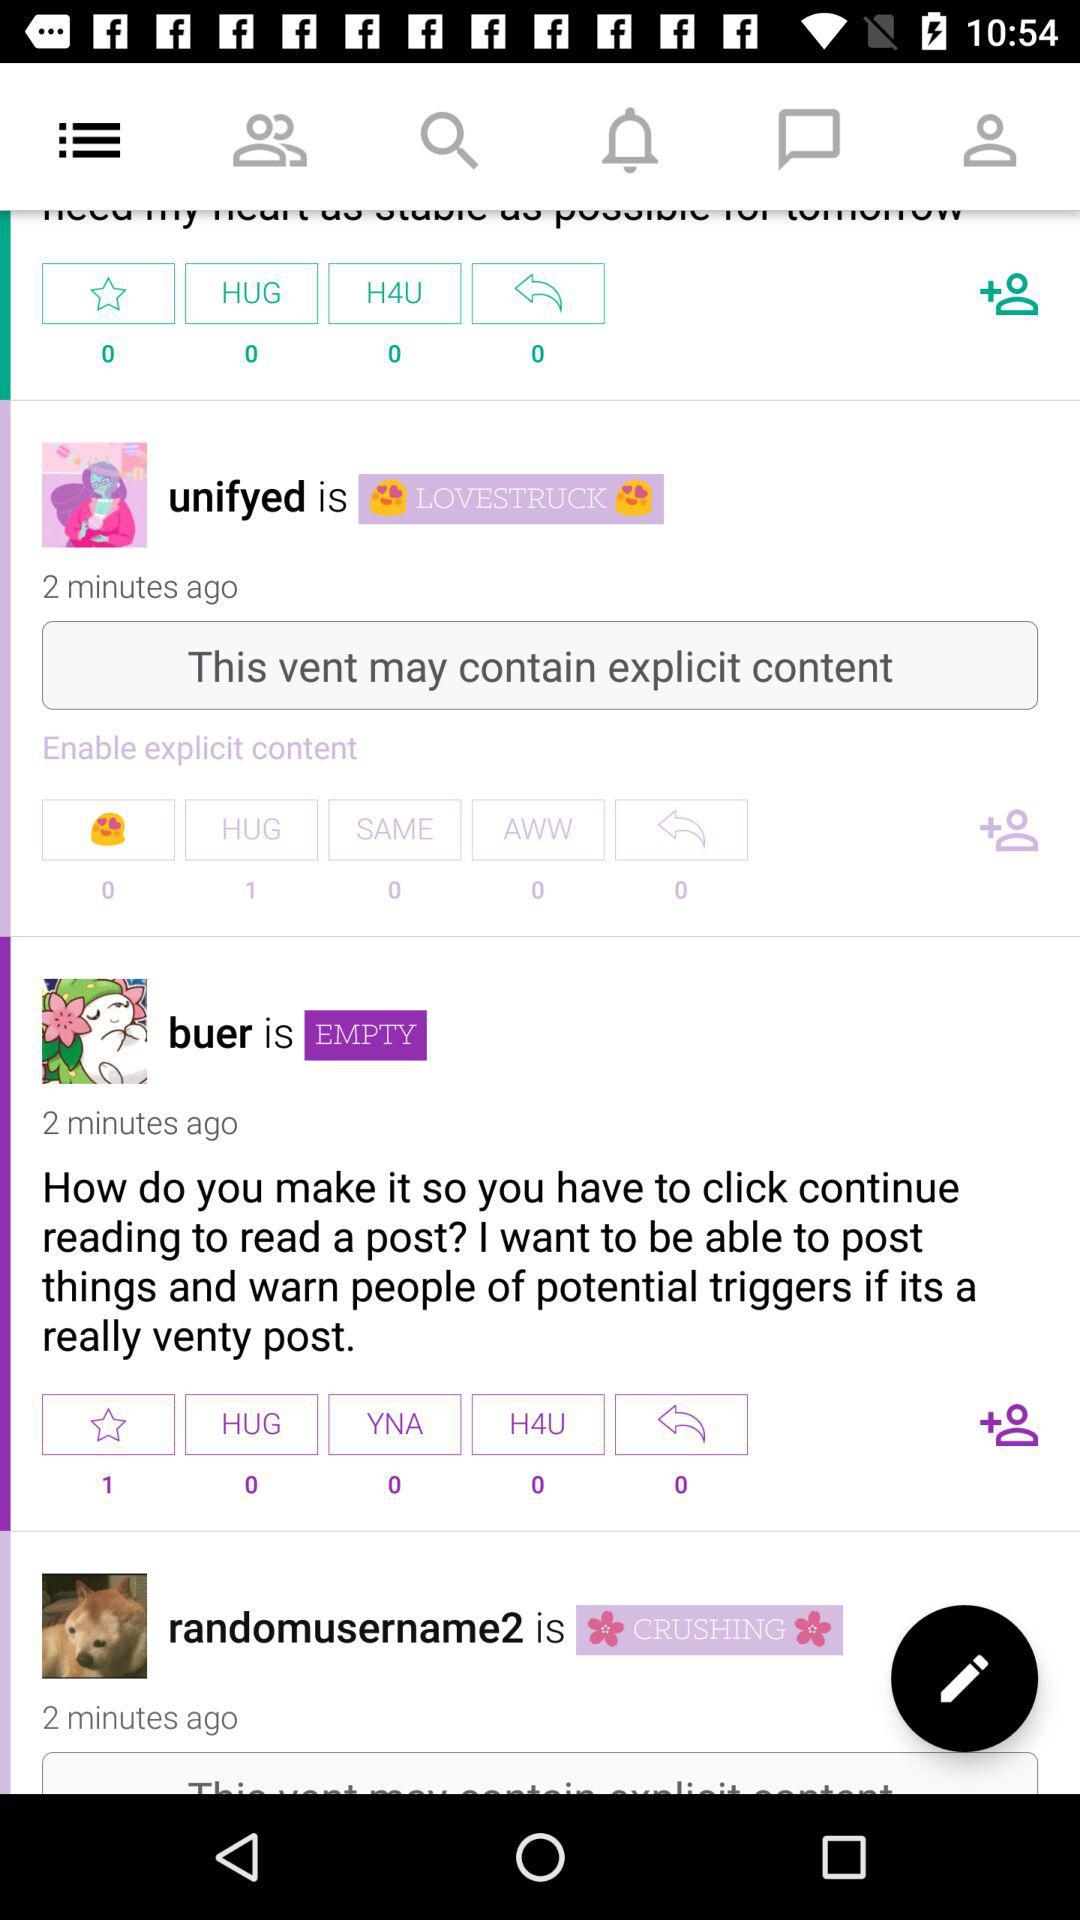  Describe the element at coordinates (537, 292) in the screenshot. I see `reply` at that location.